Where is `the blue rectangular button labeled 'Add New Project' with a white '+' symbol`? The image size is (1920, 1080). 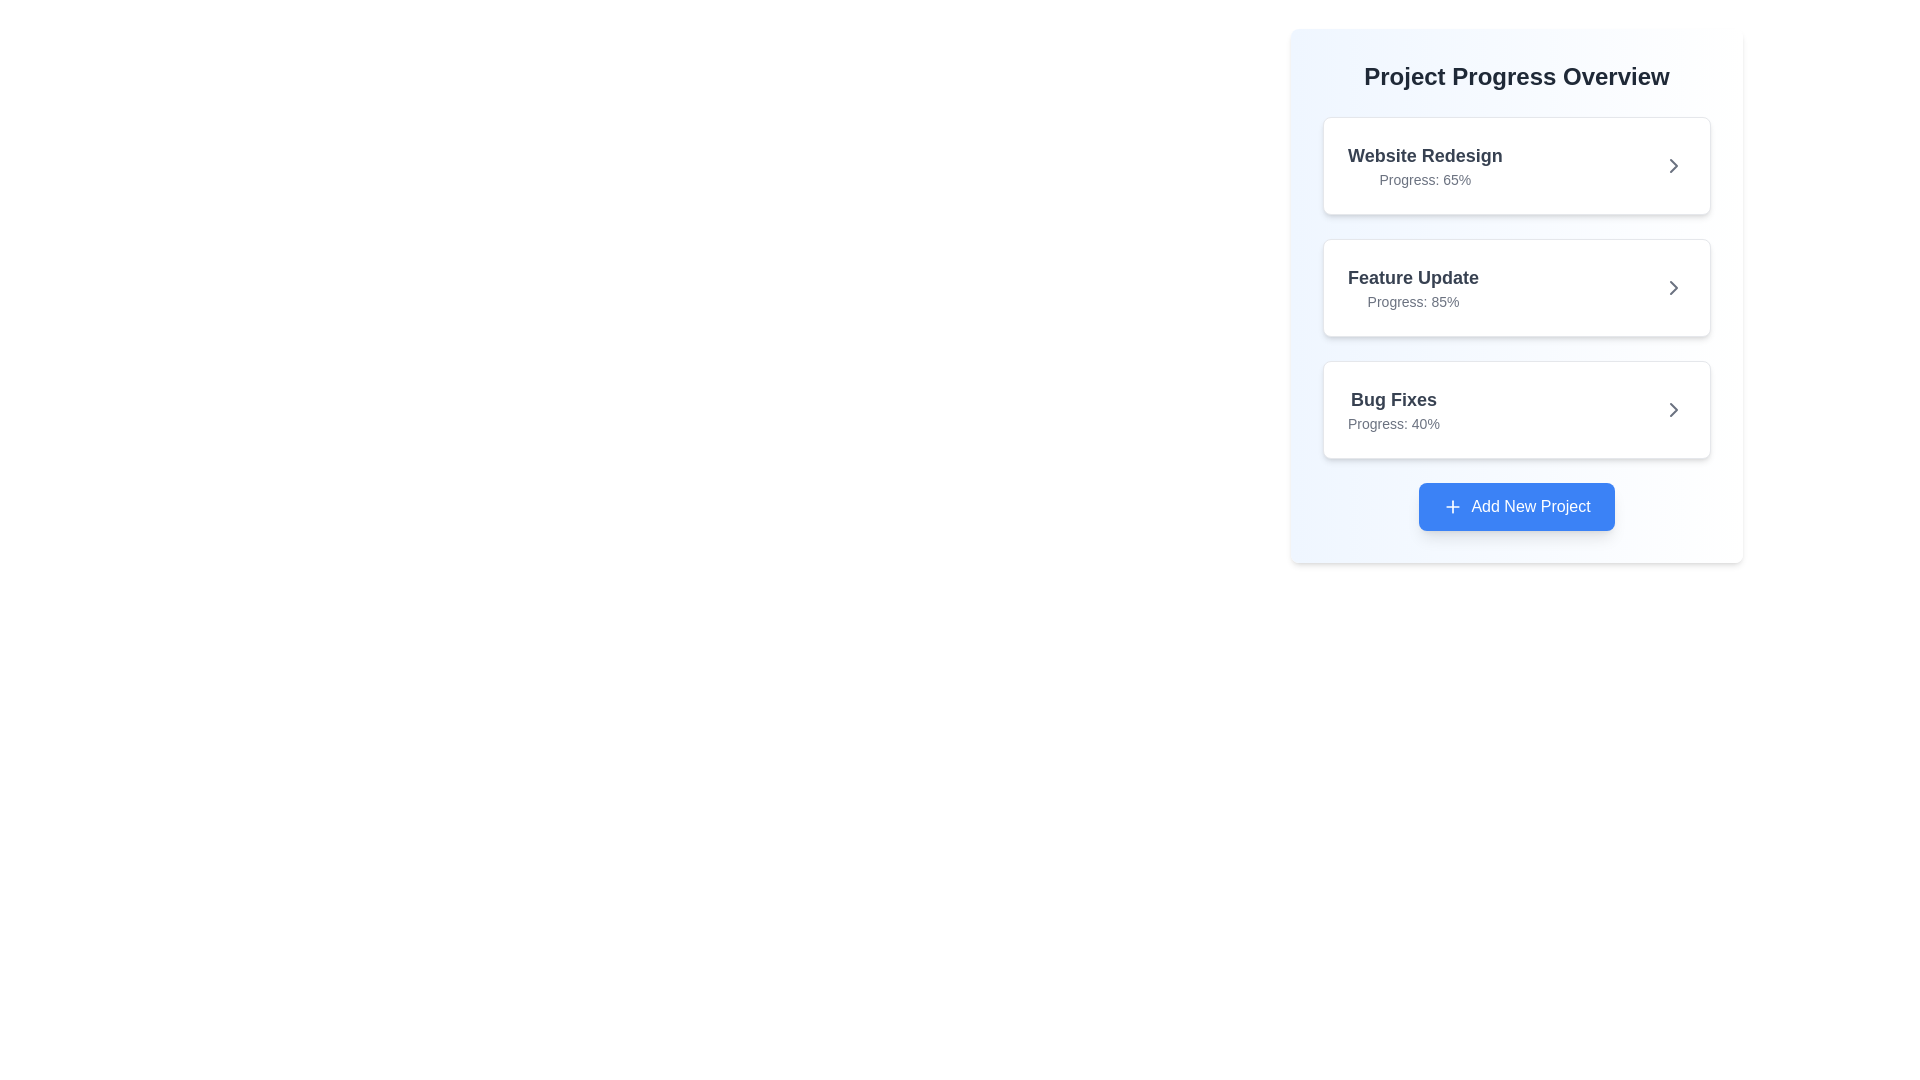
the blue rectangular button labeled 'Add New Project' with a white '+' symbol is located at coordinates (1516, 505).